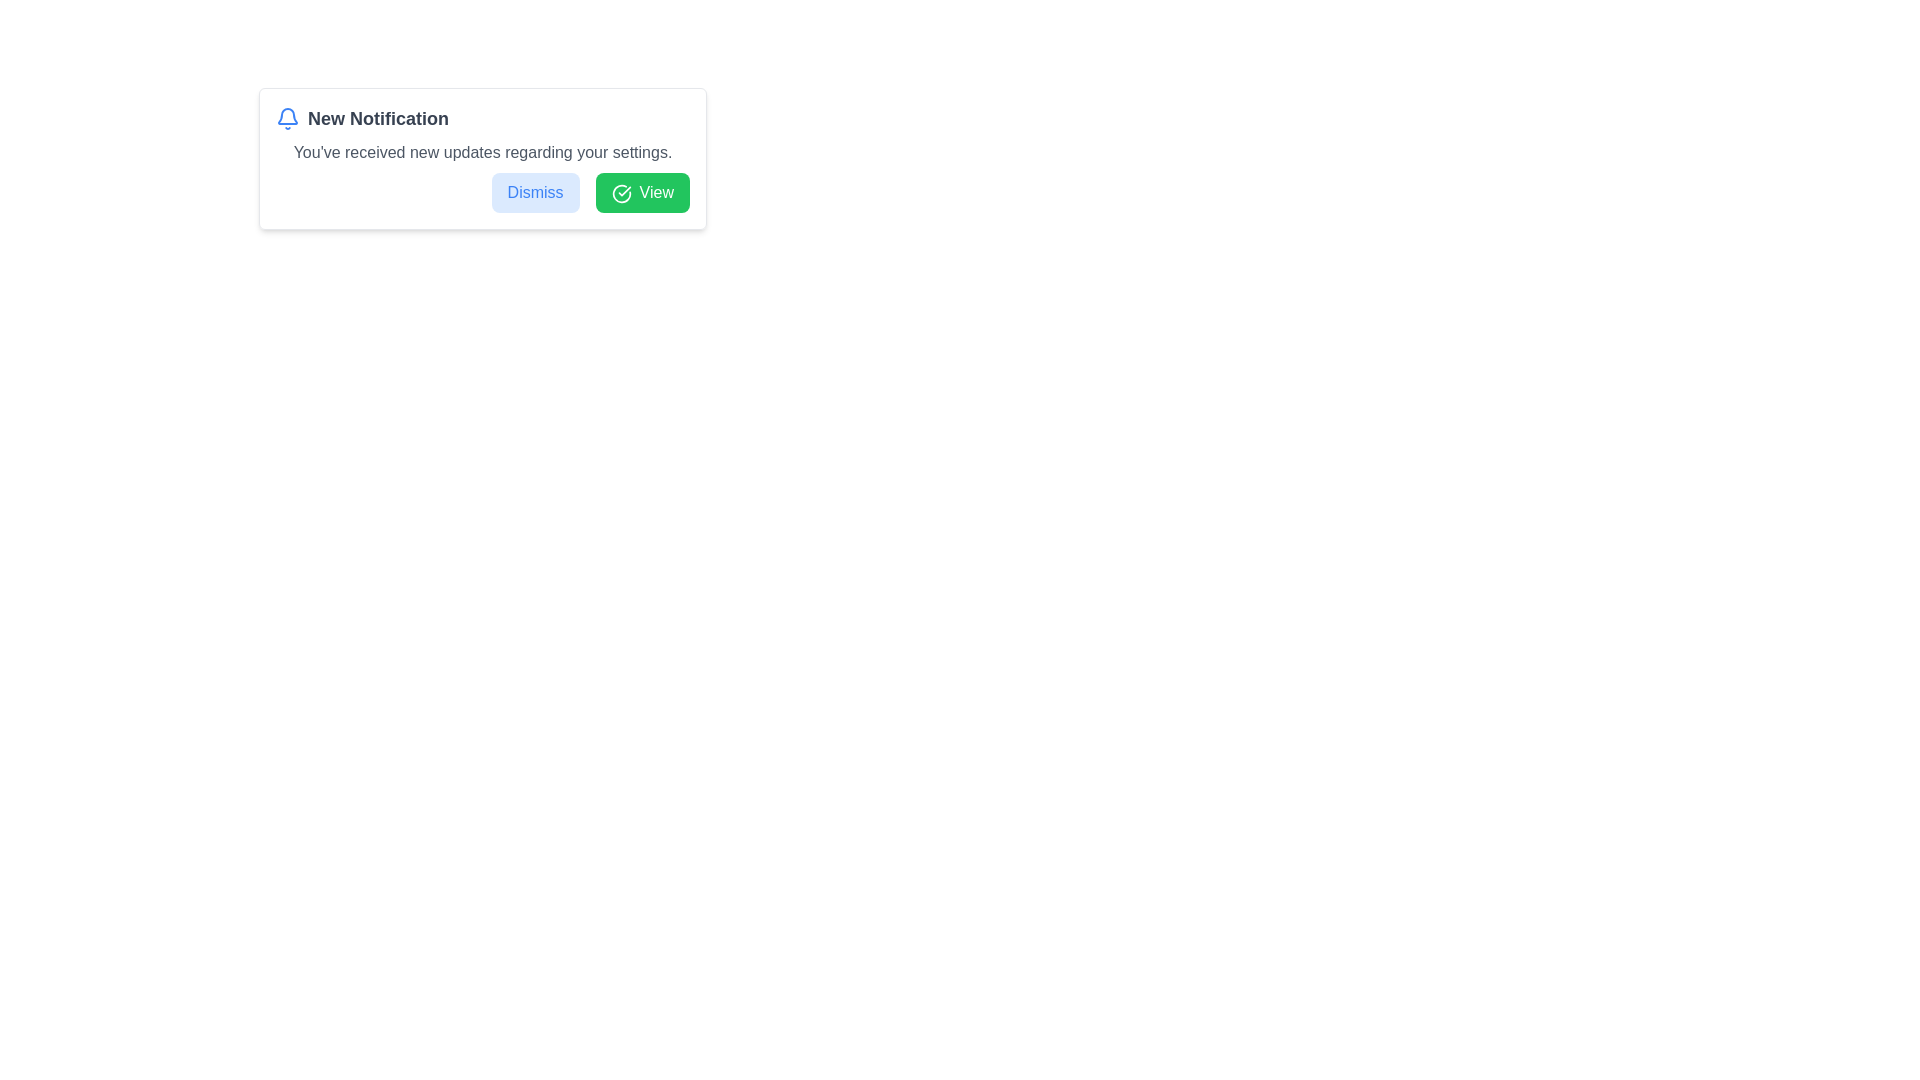 The image size is (1920, 1080). What do you see at coordinates (483, 152) in the screenshot?
I see `the text label displaying the message 'You've received new updates regarding your settings.' which is located beneath the title 'New Notification' in the notification card` at bounding box center [483, 152].